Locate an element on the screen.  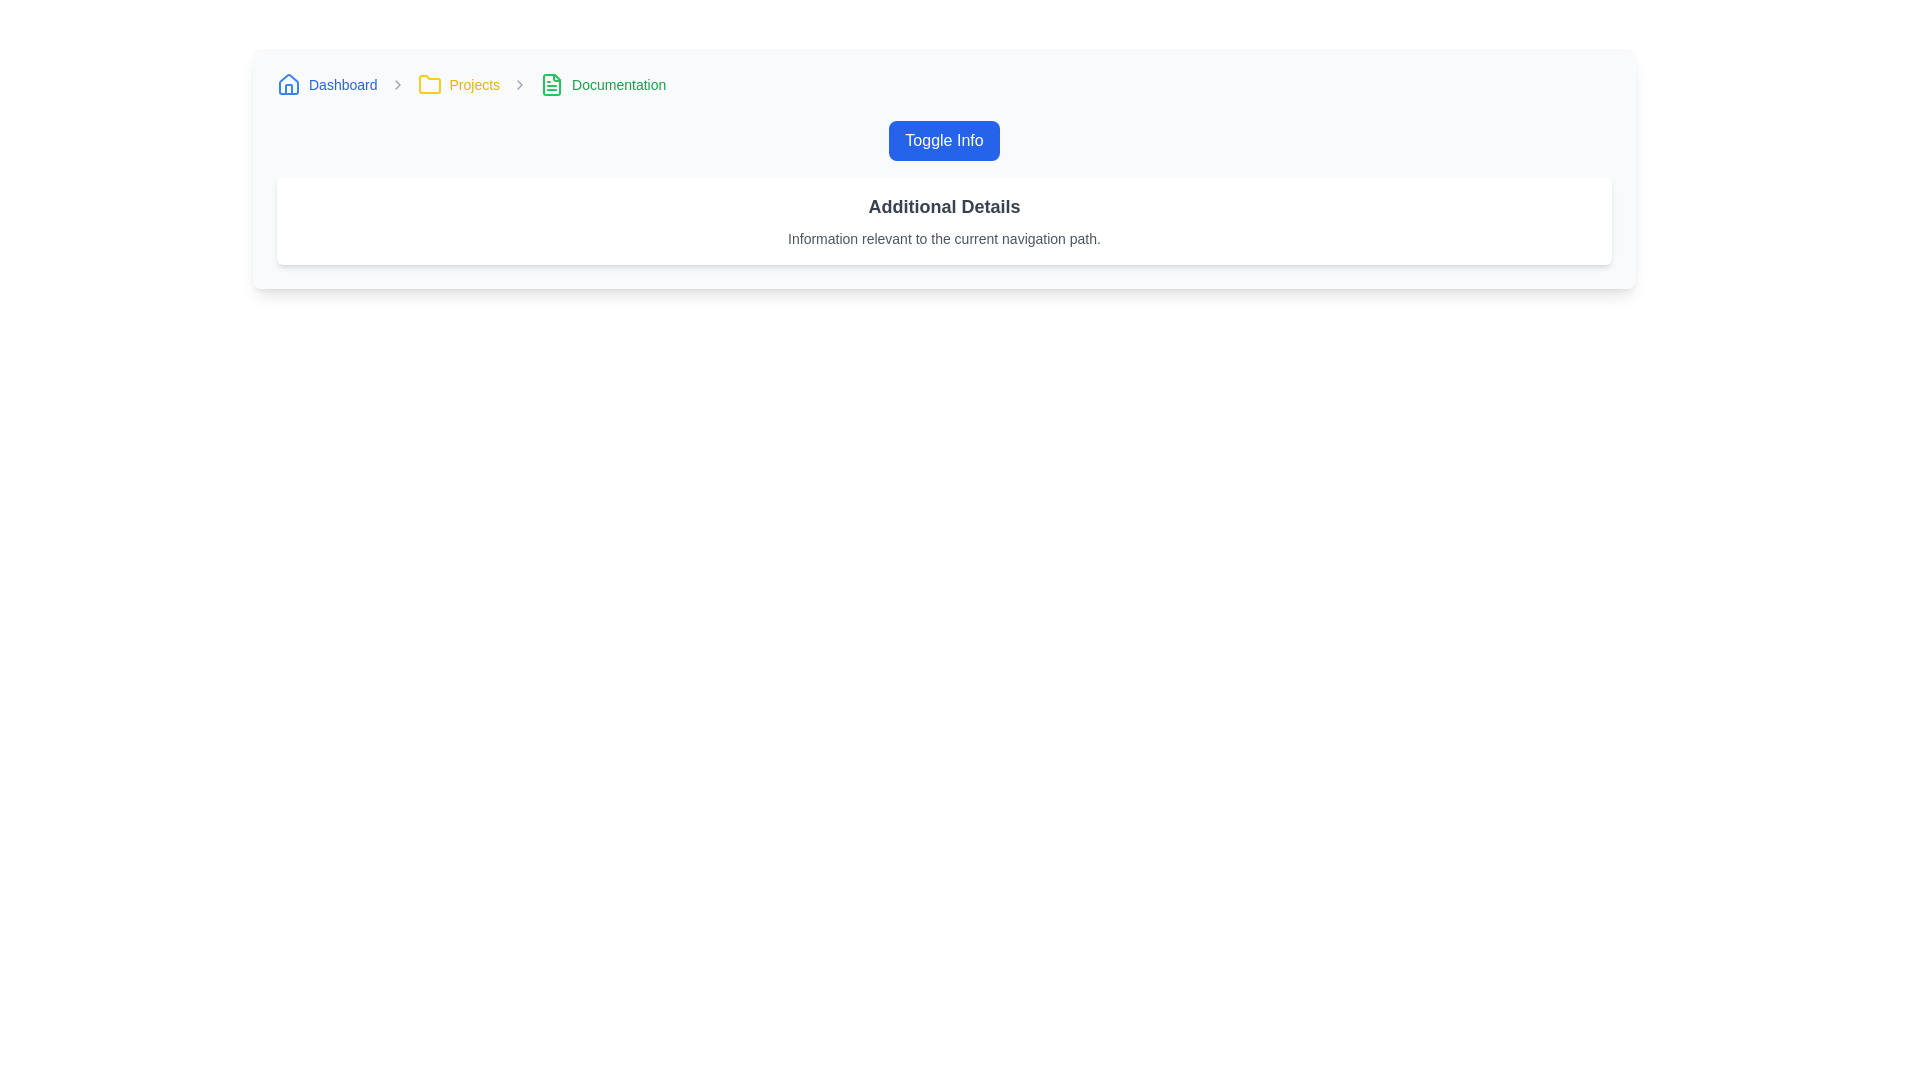
the folder icon in the breadcrumb navigation bar is located at coordinates (428, 83).